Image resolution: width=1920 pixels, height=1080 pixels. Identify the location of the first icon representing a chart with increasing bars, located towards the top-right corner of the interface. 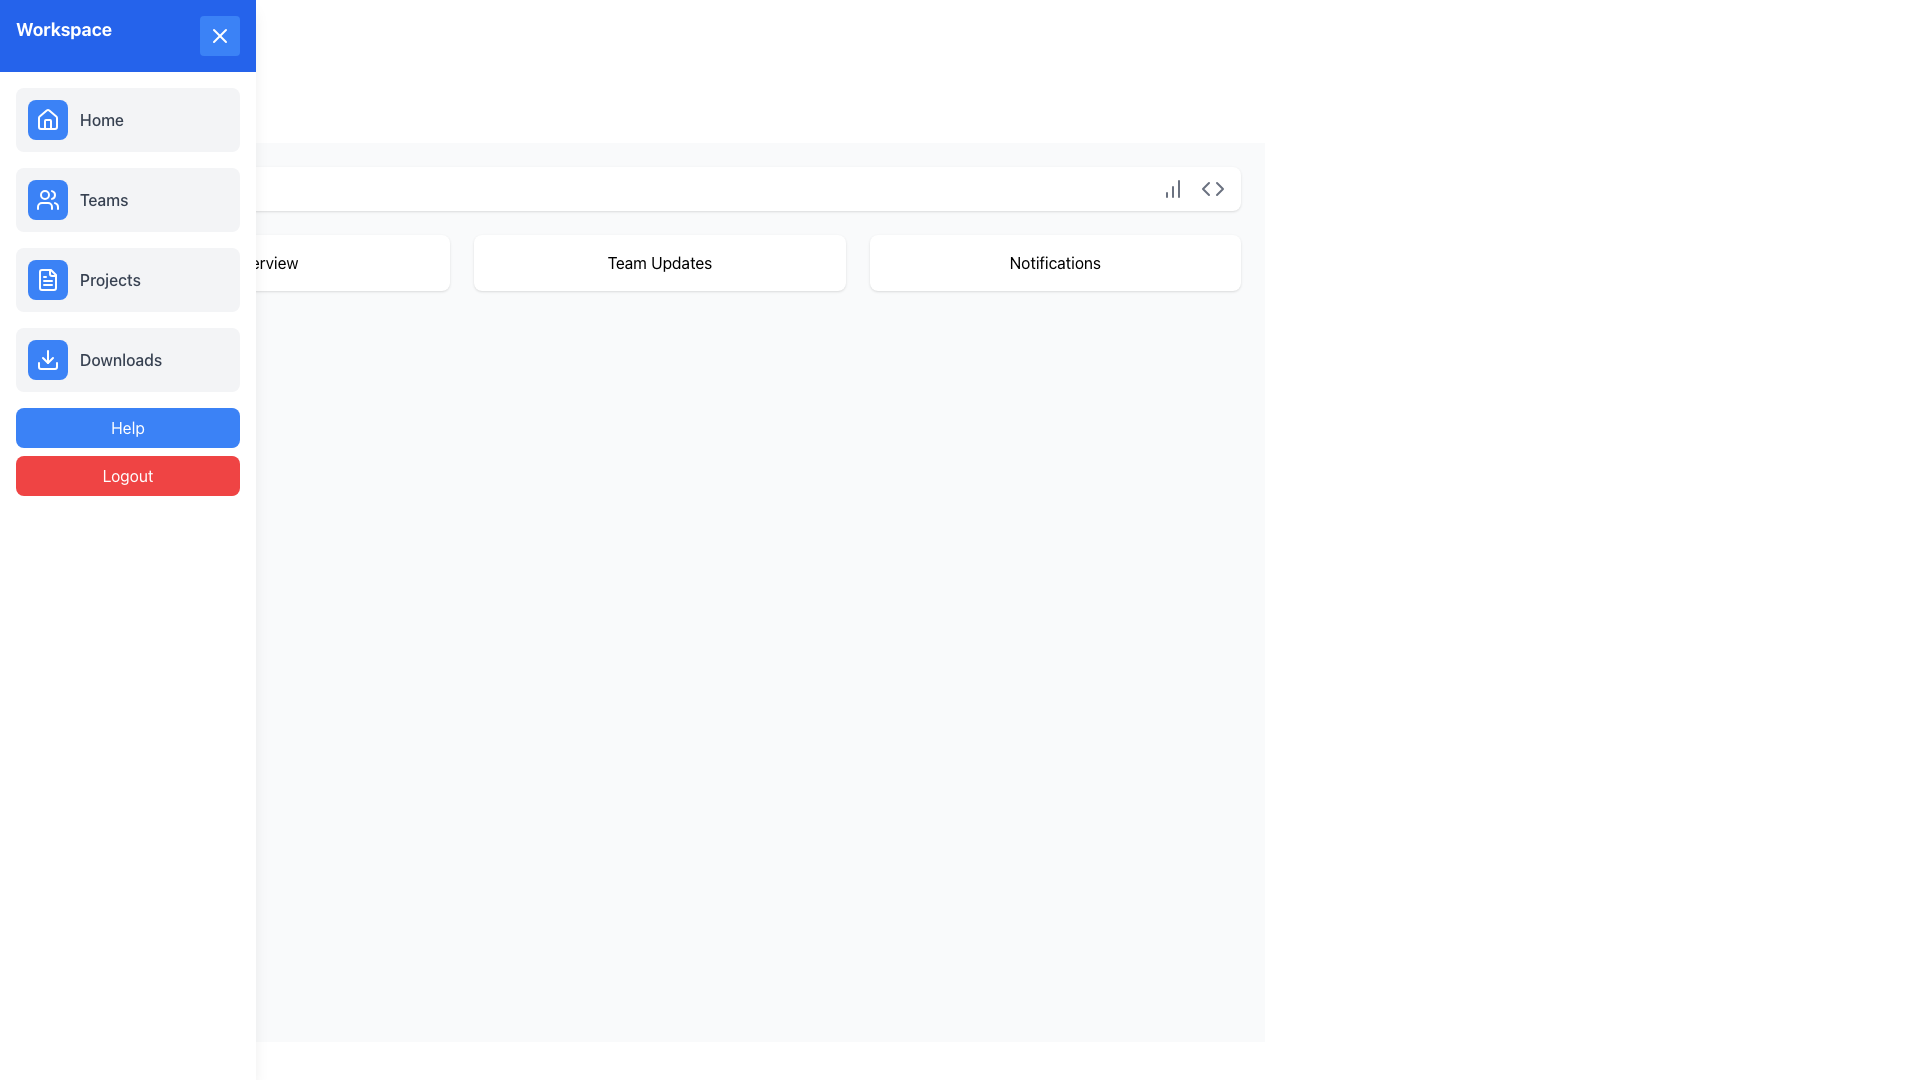
(1172, 189).